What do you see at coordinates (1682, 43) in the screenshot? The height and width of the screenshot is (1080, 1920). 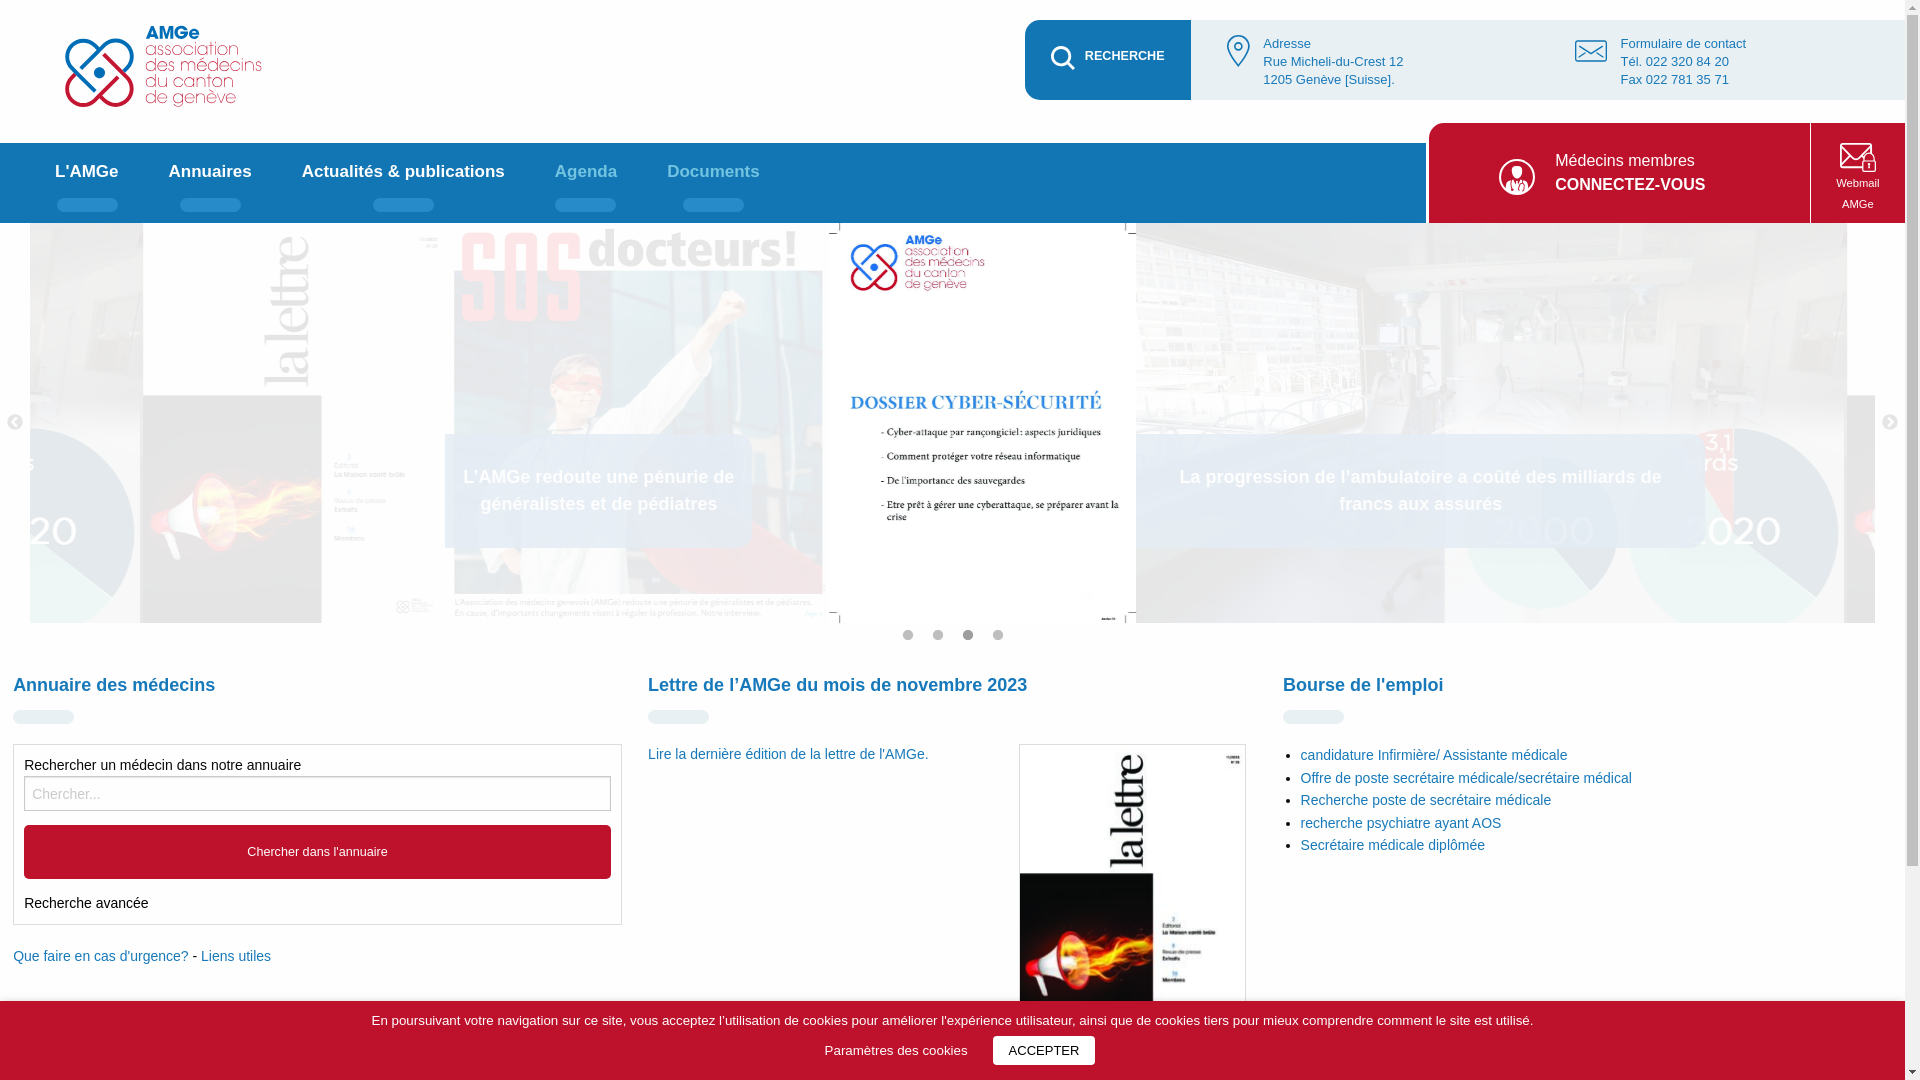 I see `'Formulaire de contact'` at bounding box center [1682, 43].